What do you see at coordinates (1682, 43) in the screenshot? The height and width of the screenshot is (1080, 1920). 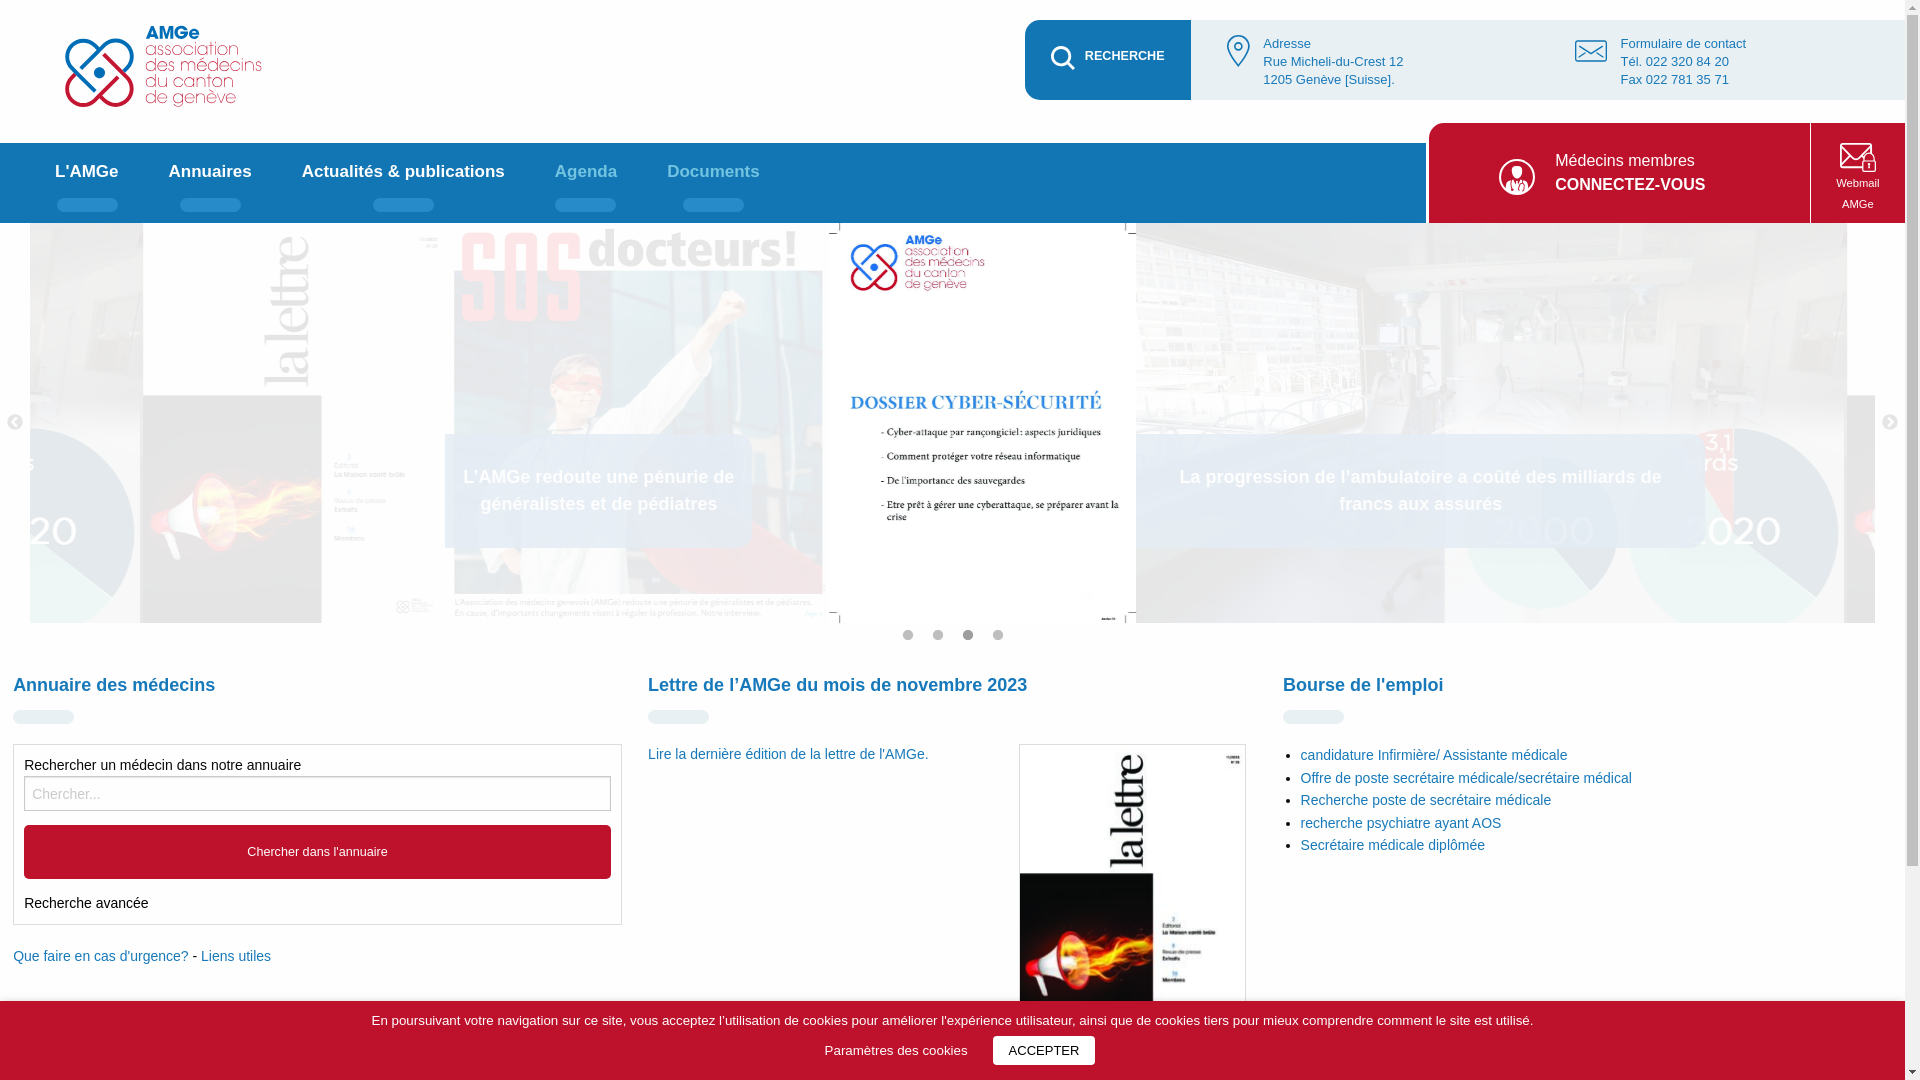 I see `'Formulaire de contact'` at bounding box center [1682, 43].